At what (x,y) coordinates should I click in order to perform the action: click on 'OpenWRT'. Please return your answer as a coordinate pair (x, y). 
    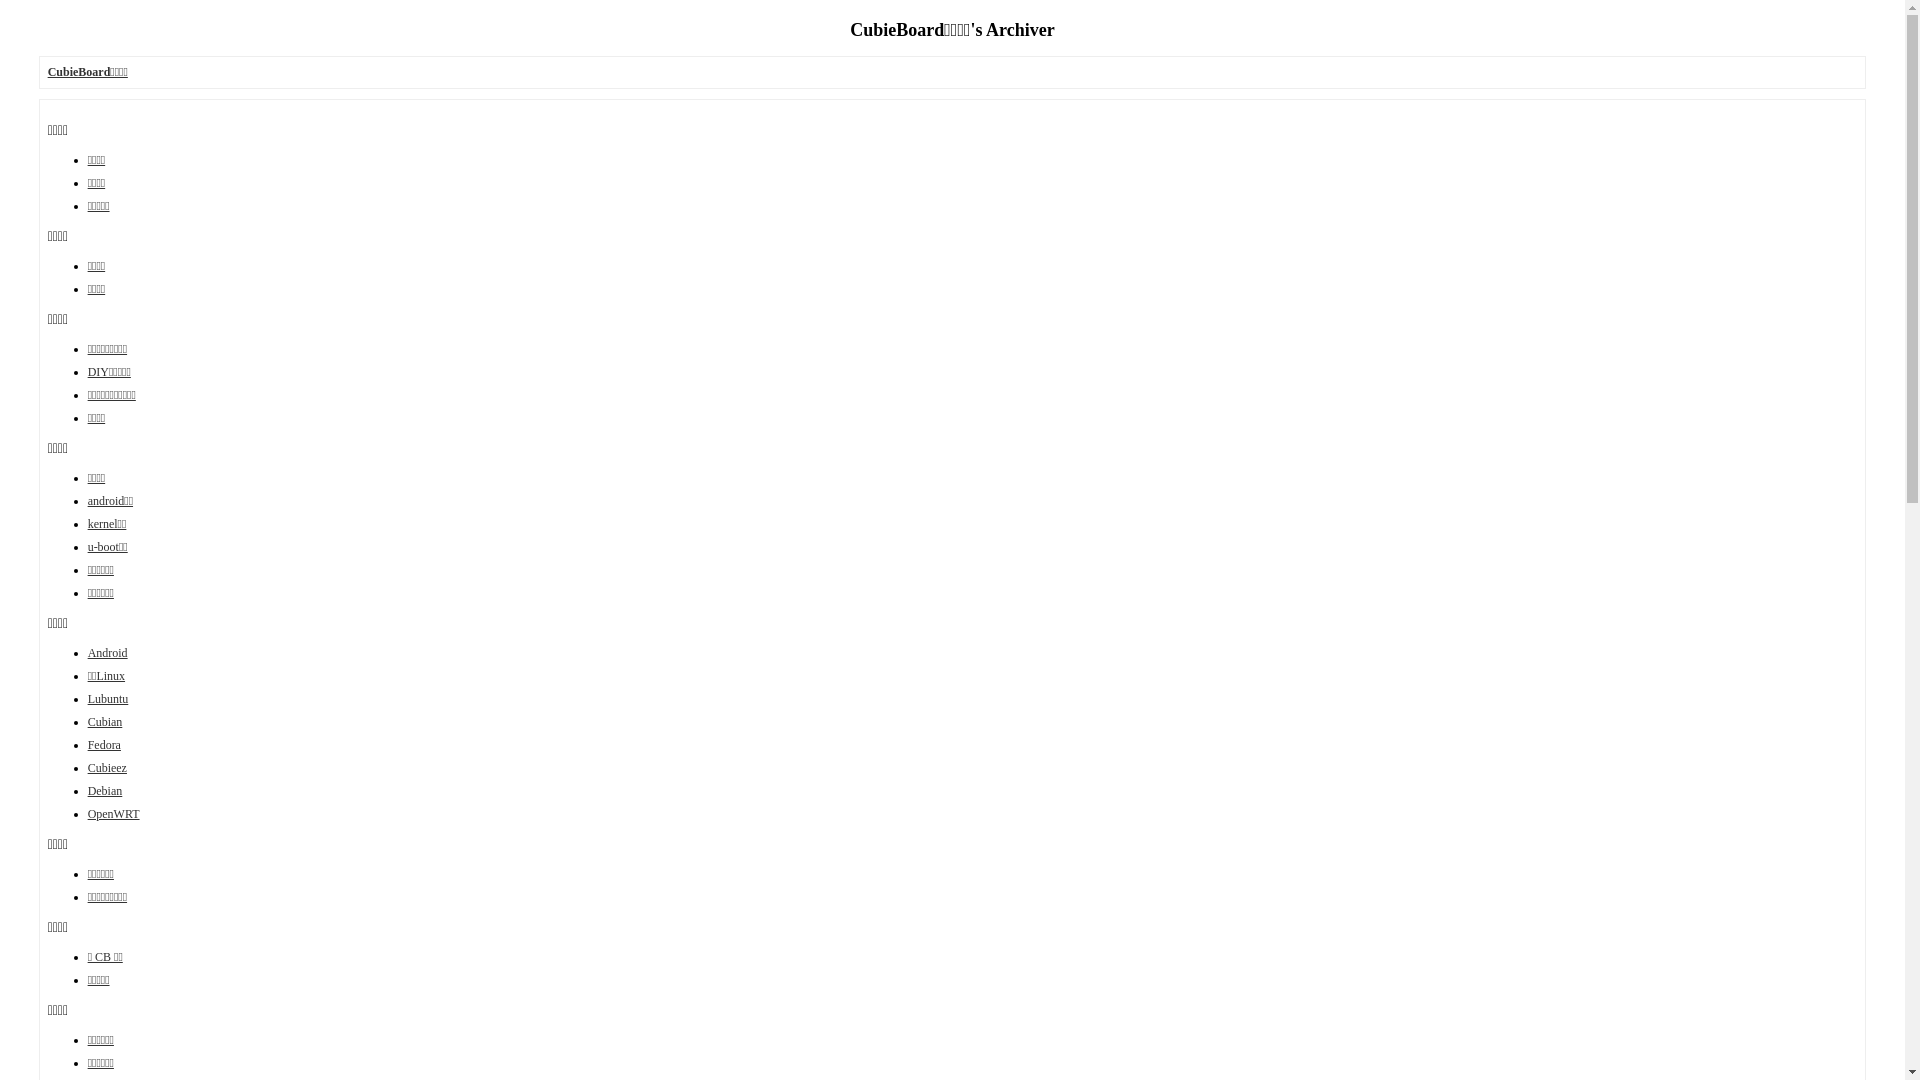
    Looking at the image, I should click on (113, 813).